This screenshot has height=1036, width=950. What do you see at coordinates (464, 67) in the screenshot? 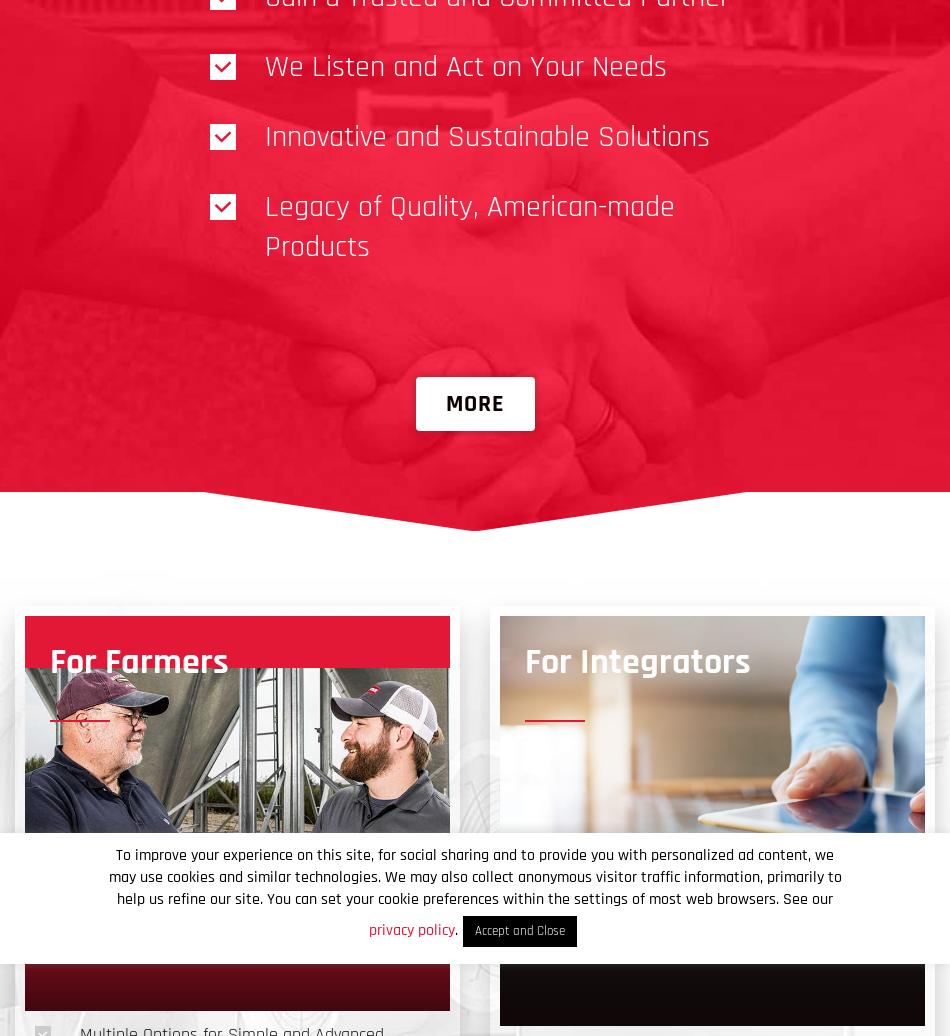
I see `'We Listen and Act on Your Needs'` at bounding box center [464, 67].